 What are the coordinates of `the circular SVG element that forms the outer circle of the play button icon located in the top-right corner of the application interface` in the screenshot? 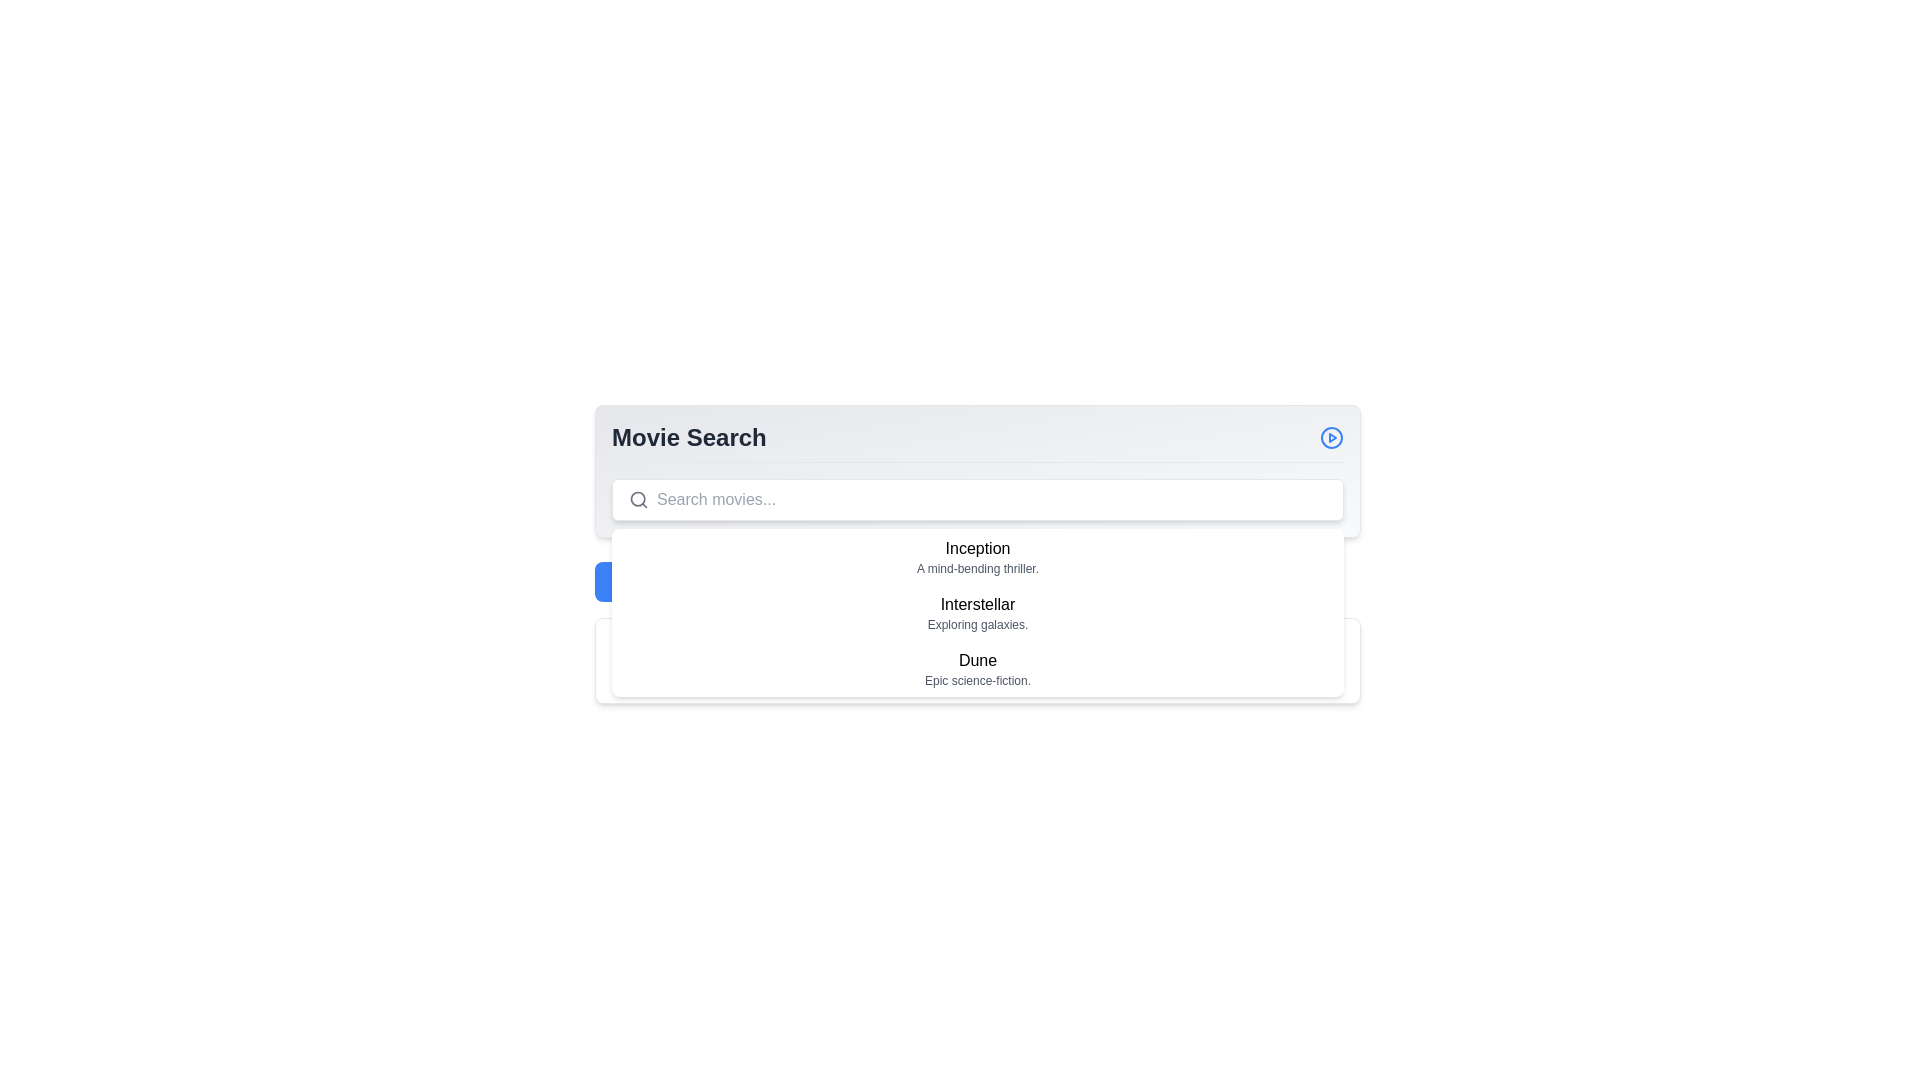 It's located at (1331, 437).